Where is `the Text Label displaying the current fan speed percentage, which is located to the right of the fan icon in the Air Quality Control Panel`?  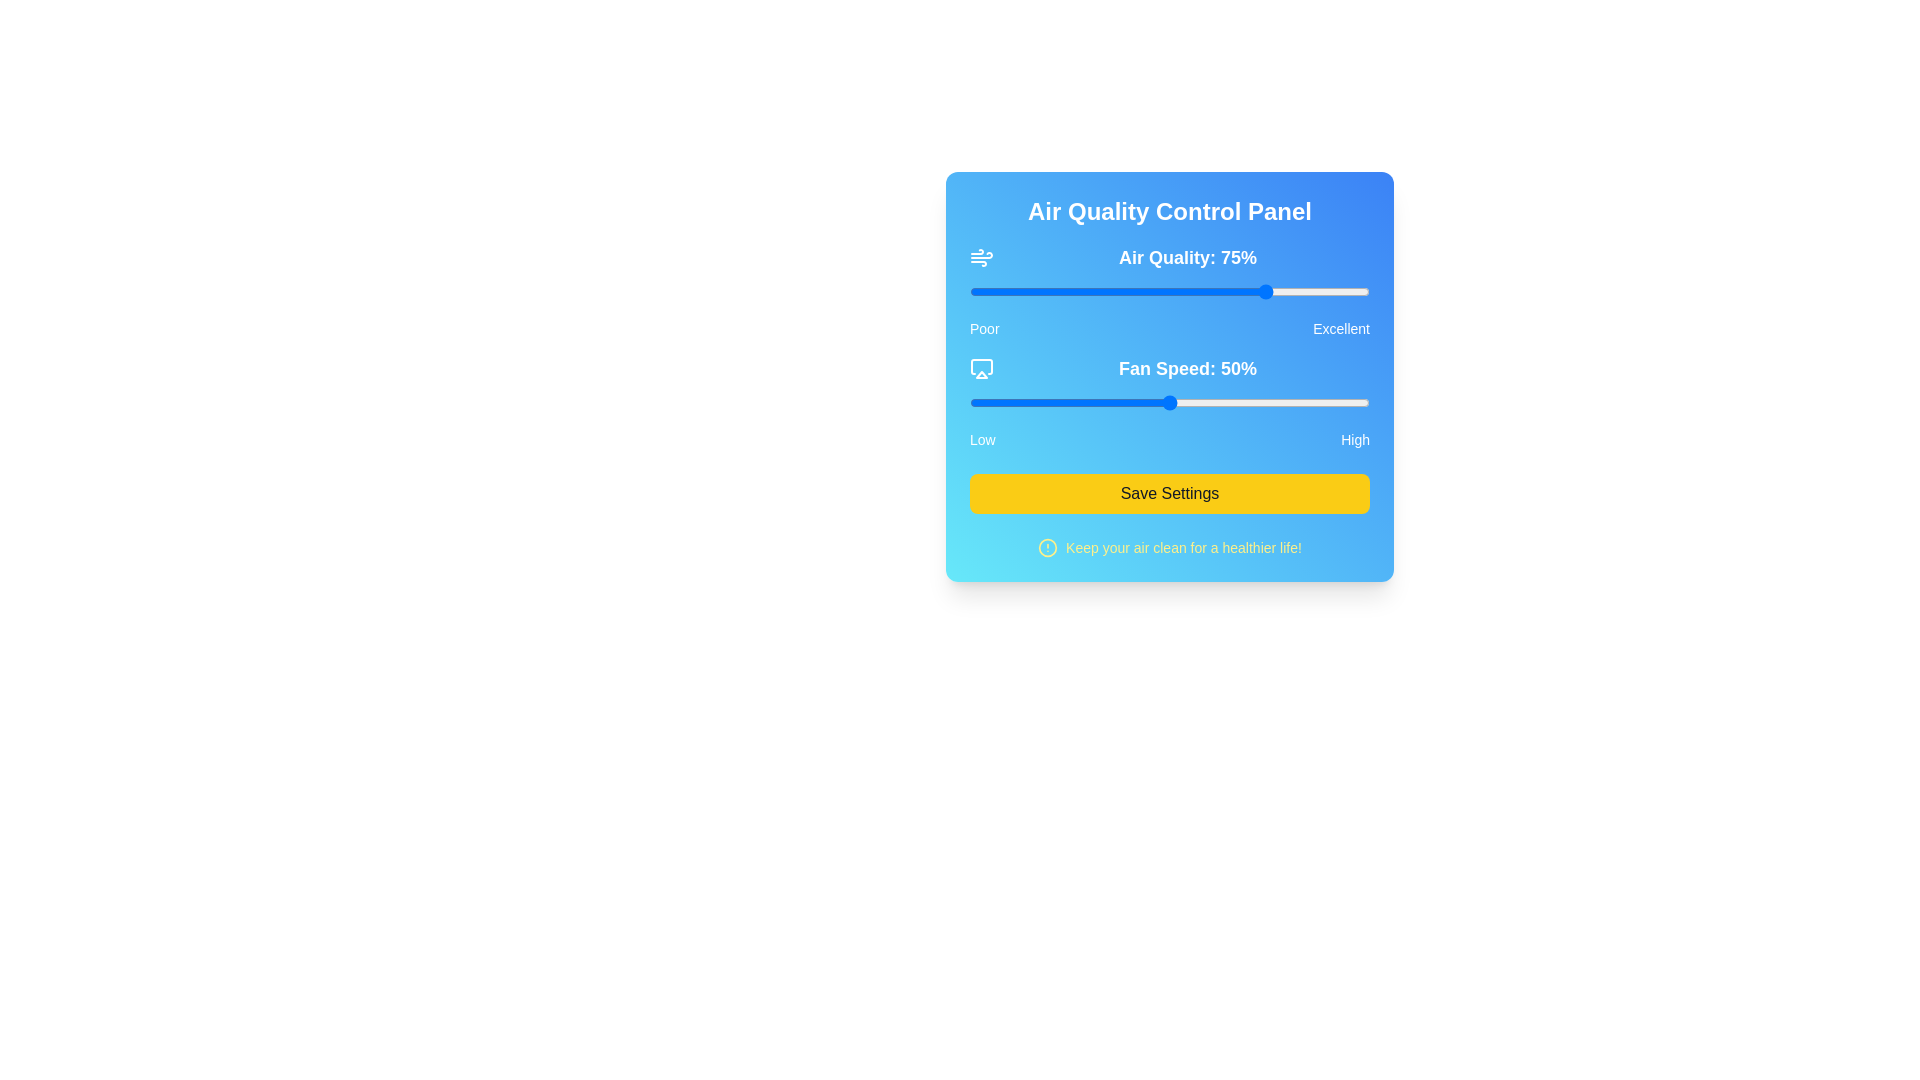 the Text Label displaying the current fan speed percentage, which is located to the right of the fan icon in the Air Quality Control Panel is located at coordinates (1188, 369).